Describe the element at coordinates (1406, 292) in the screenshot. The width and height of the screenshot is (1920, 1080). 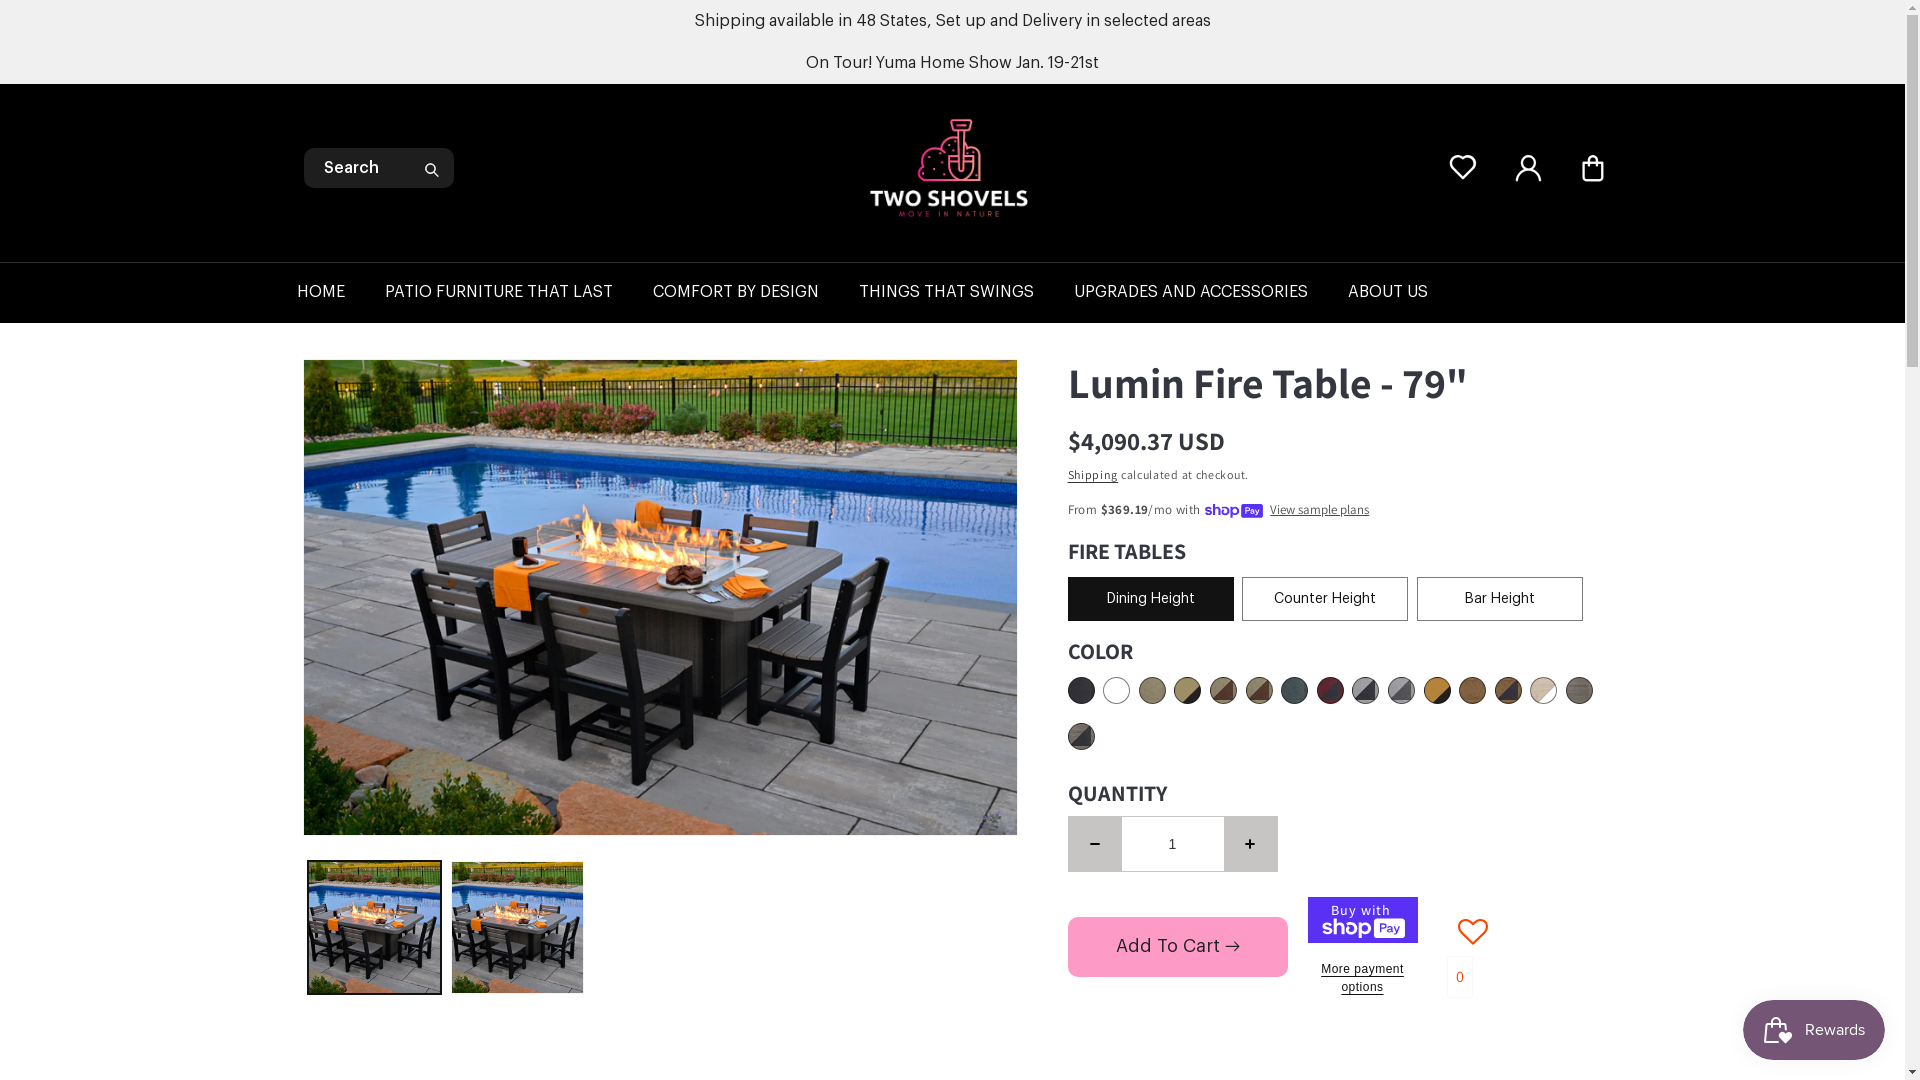
I see `'ABOUT US'` at that location.